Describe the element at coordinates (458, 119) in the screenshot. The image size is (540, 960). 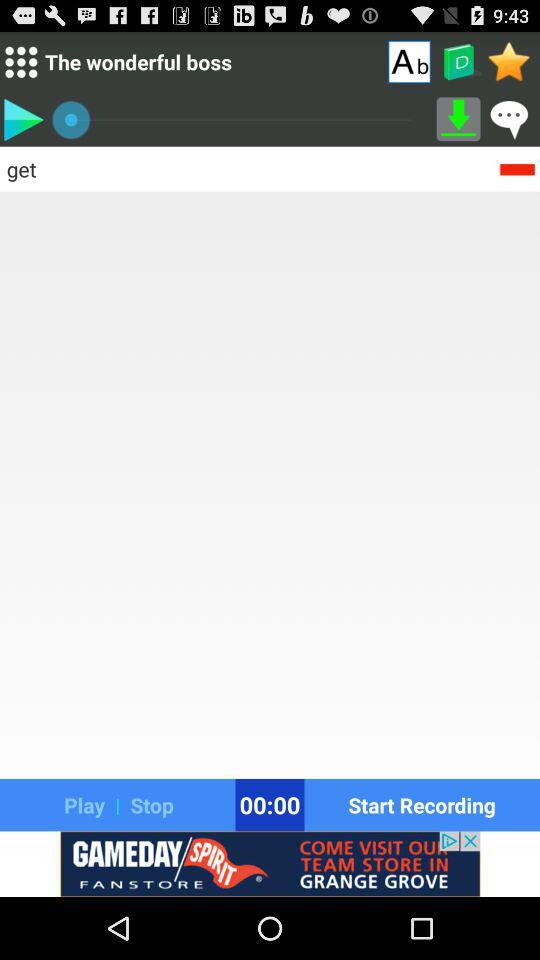
I see `option` at that location.